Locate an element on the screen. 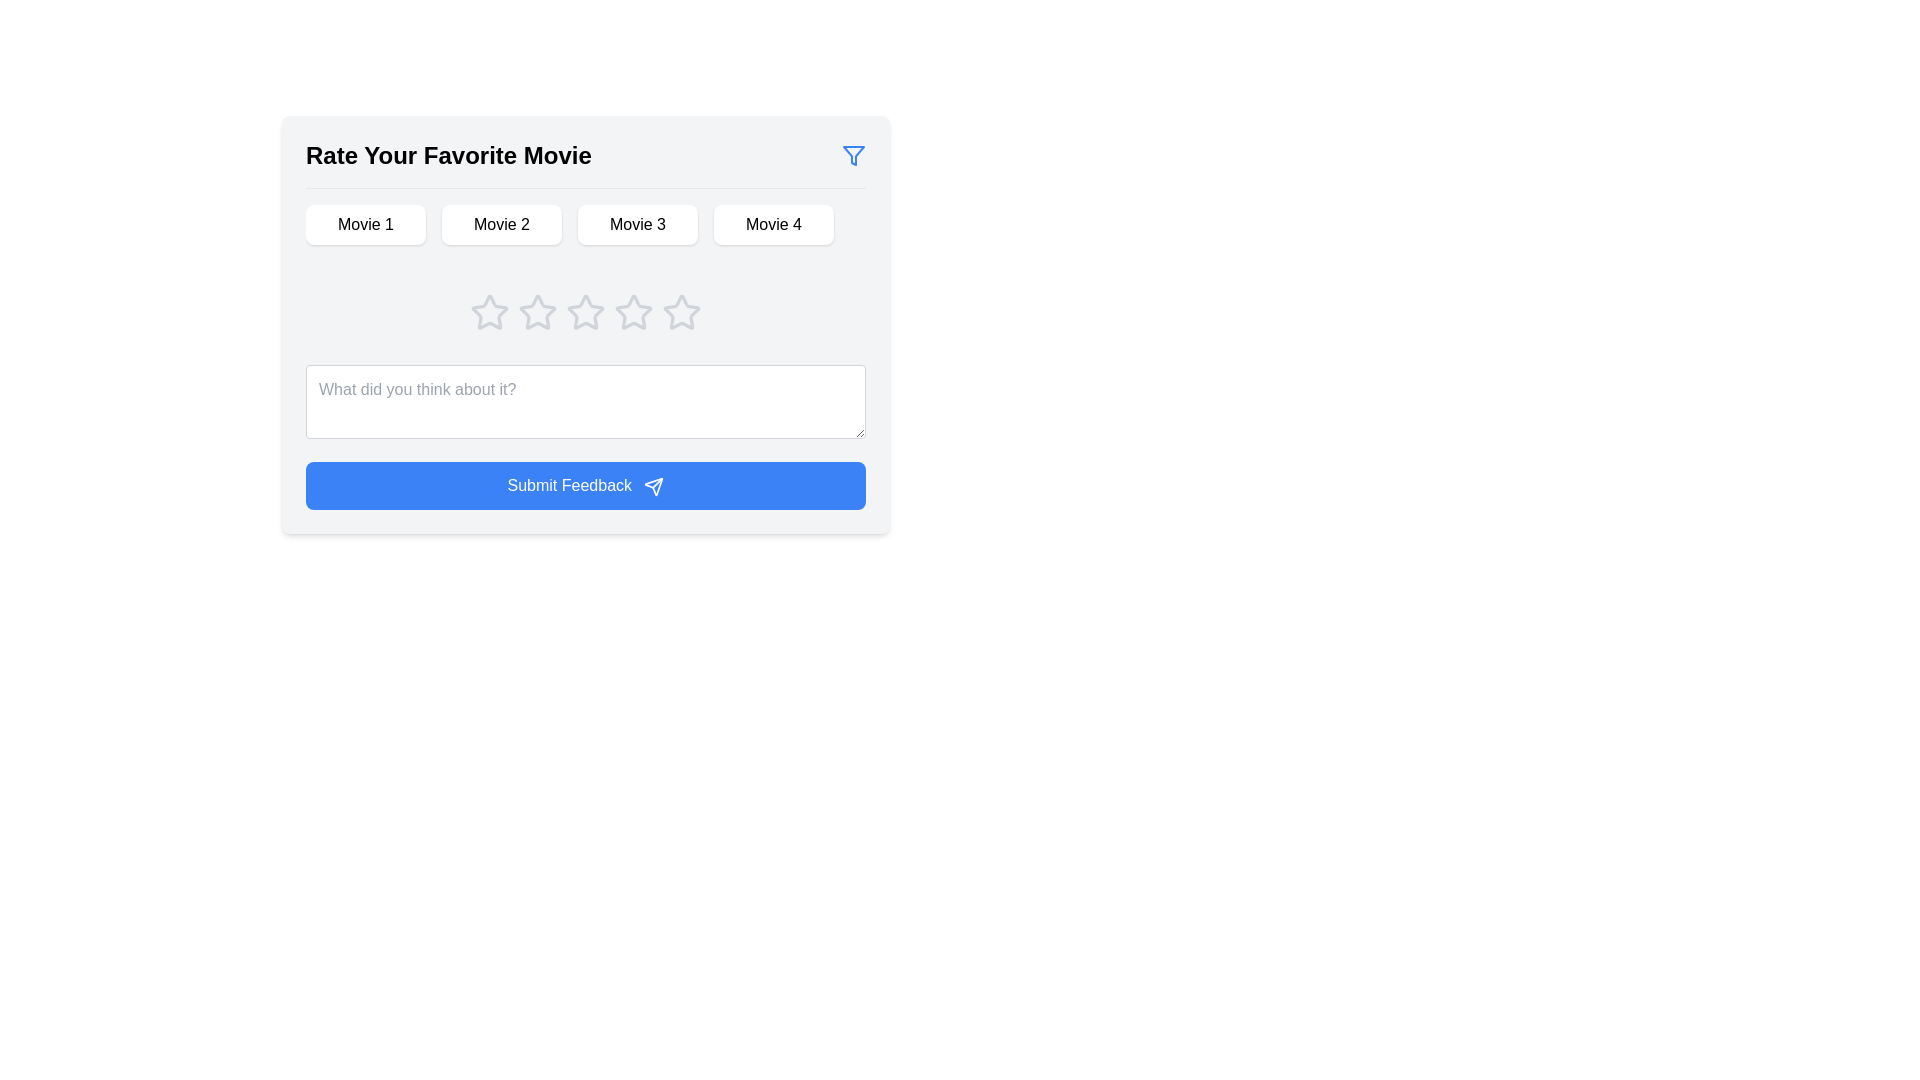 The width and height of the screenshot is (1920, 1080). the first star icon in the 5-star rating system to indicate a one-star rating is located at coordinates (489, 312).